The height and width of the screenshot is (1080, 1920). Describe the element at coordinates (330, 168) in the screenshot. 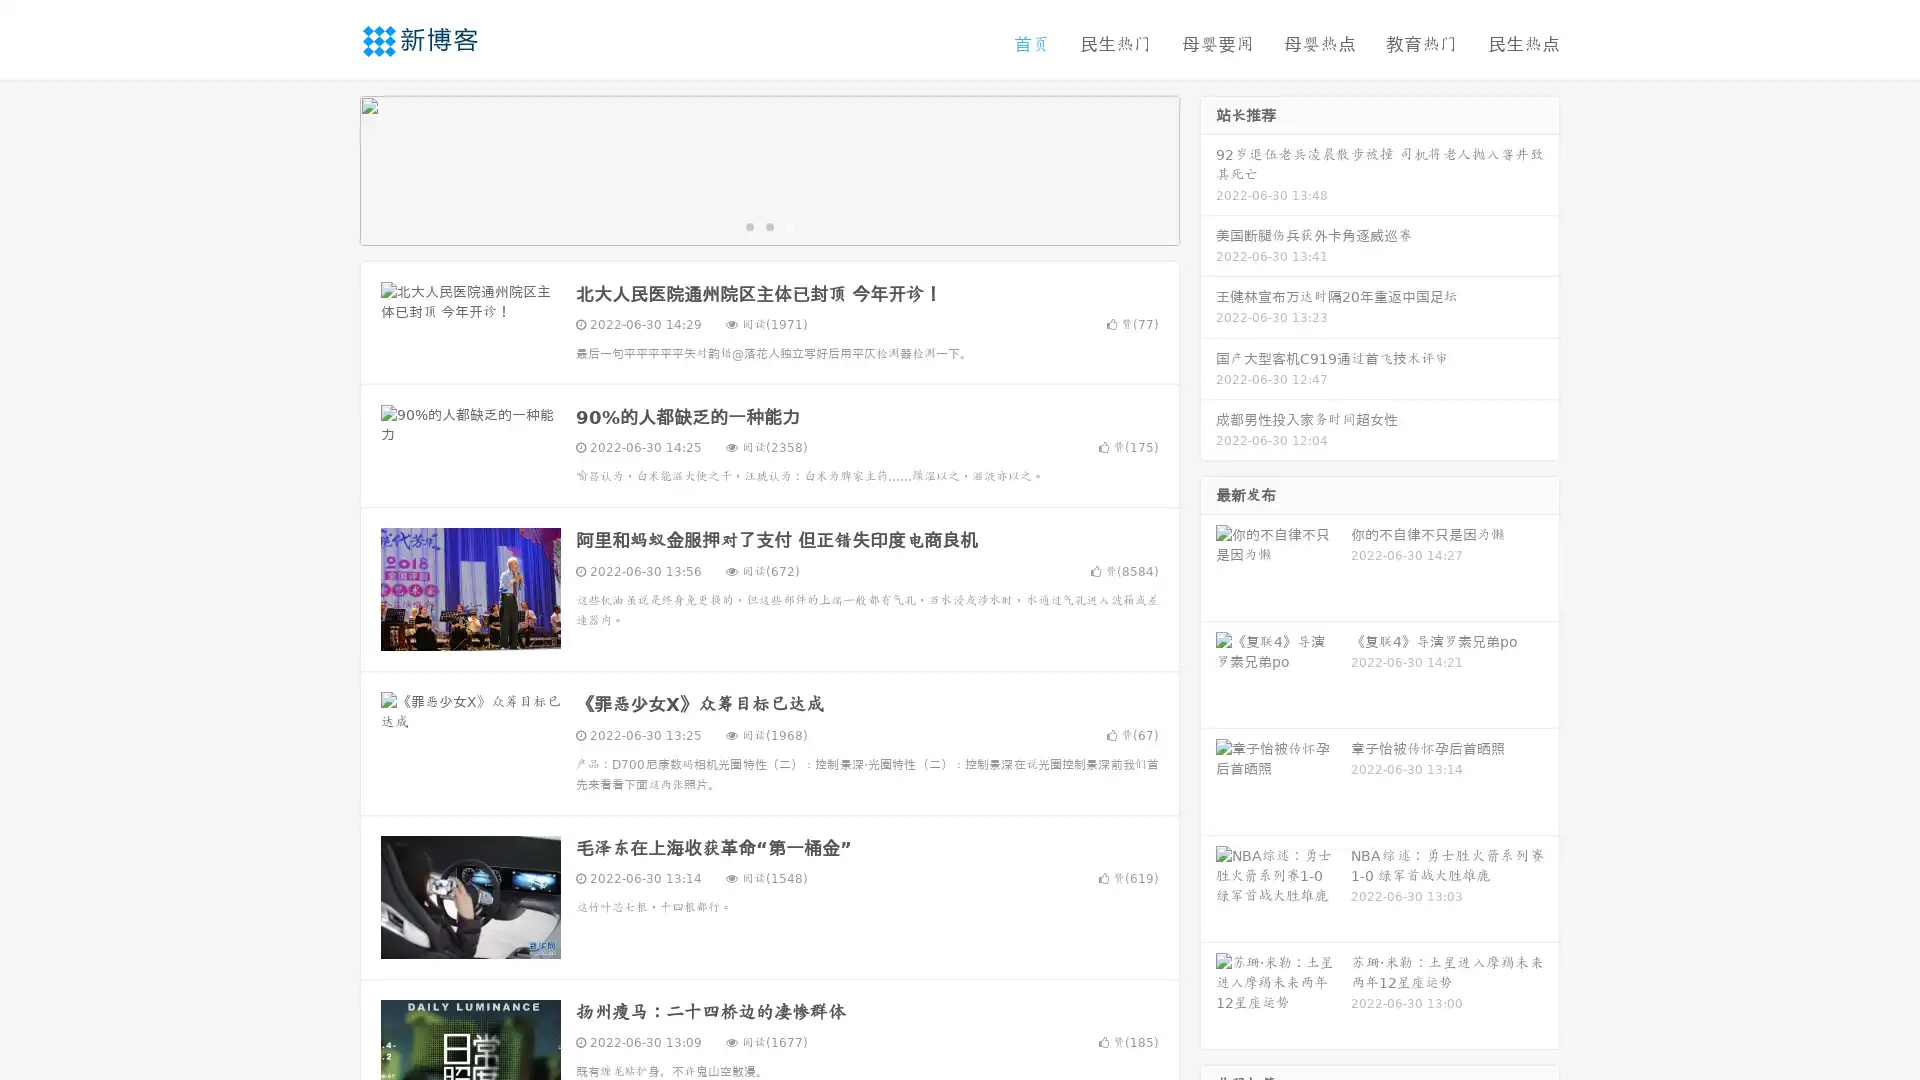

I see `Previous slide` at that location.